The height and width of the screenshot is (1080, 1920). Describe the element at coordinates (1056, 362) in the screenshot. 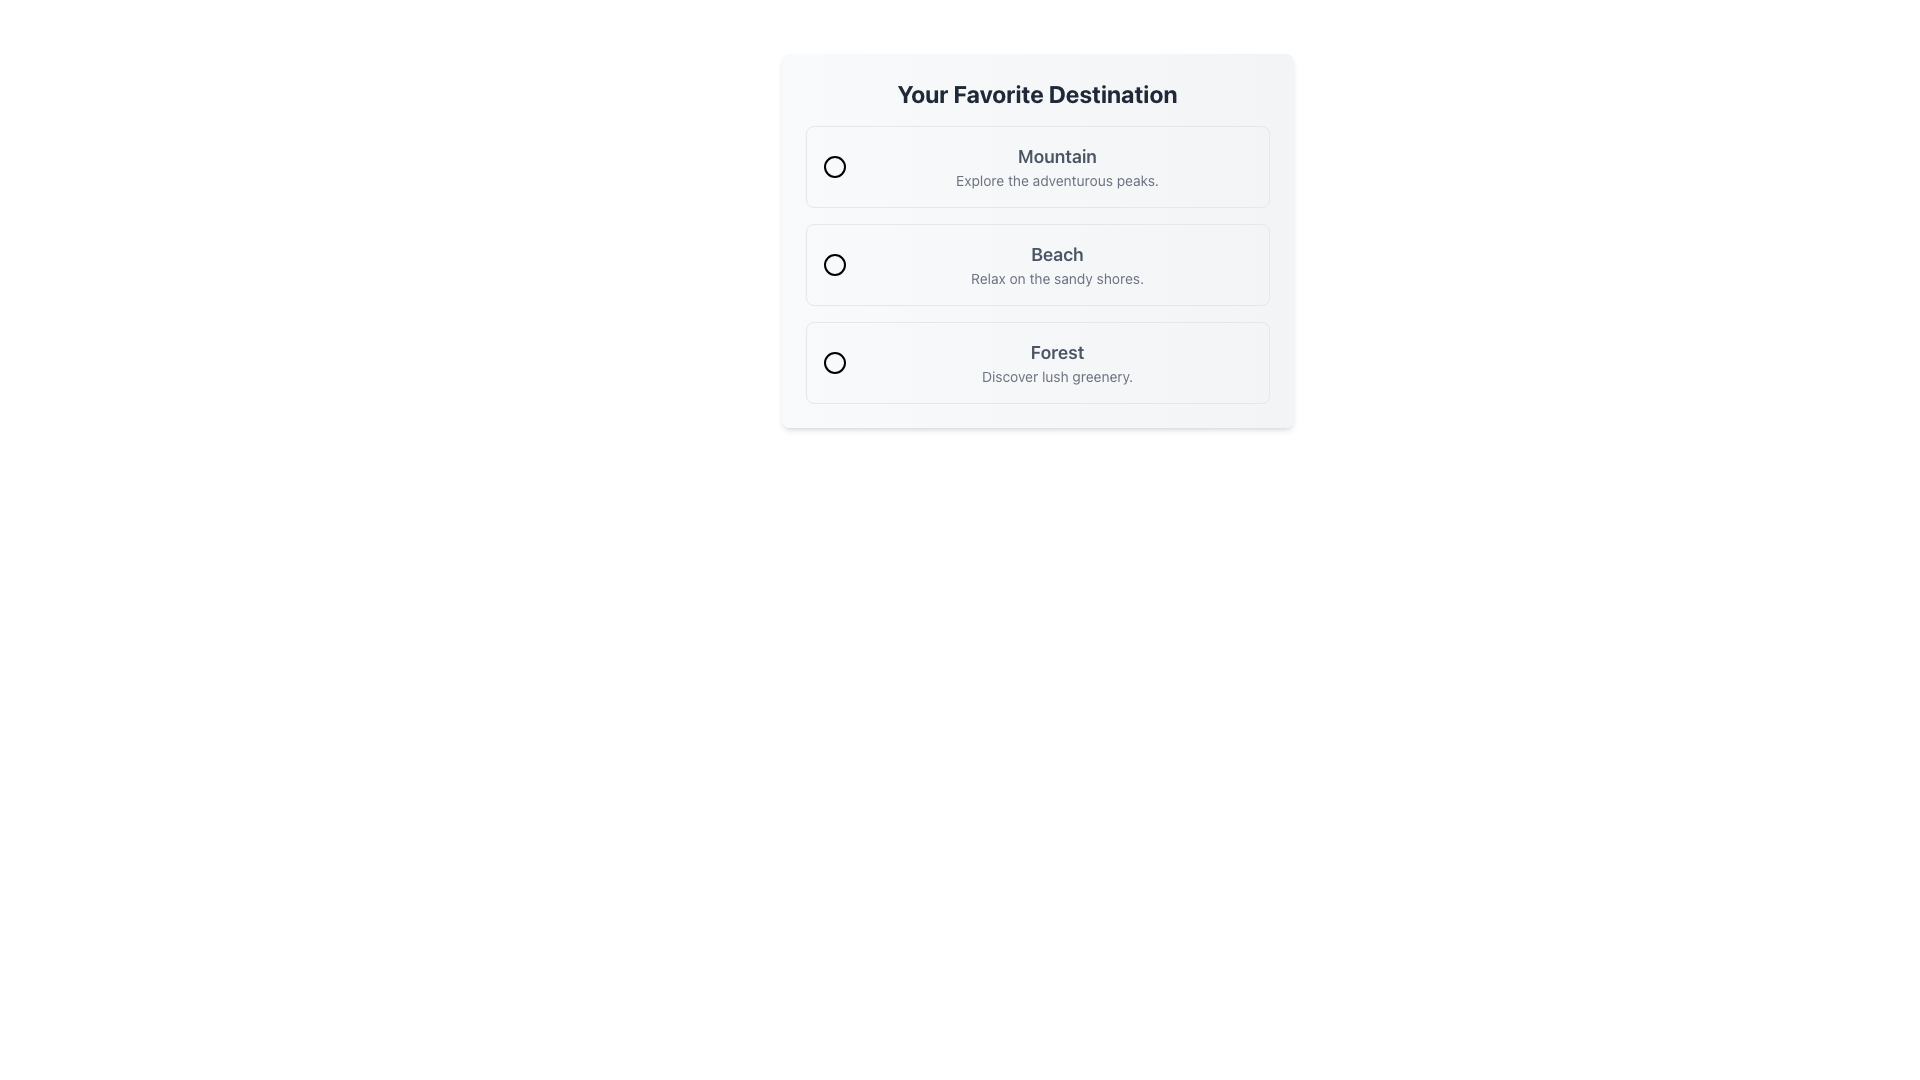

I see `the text display element that shows 'Forest' in bold gray font and the description 'Discover lush greenery.'` at that location.